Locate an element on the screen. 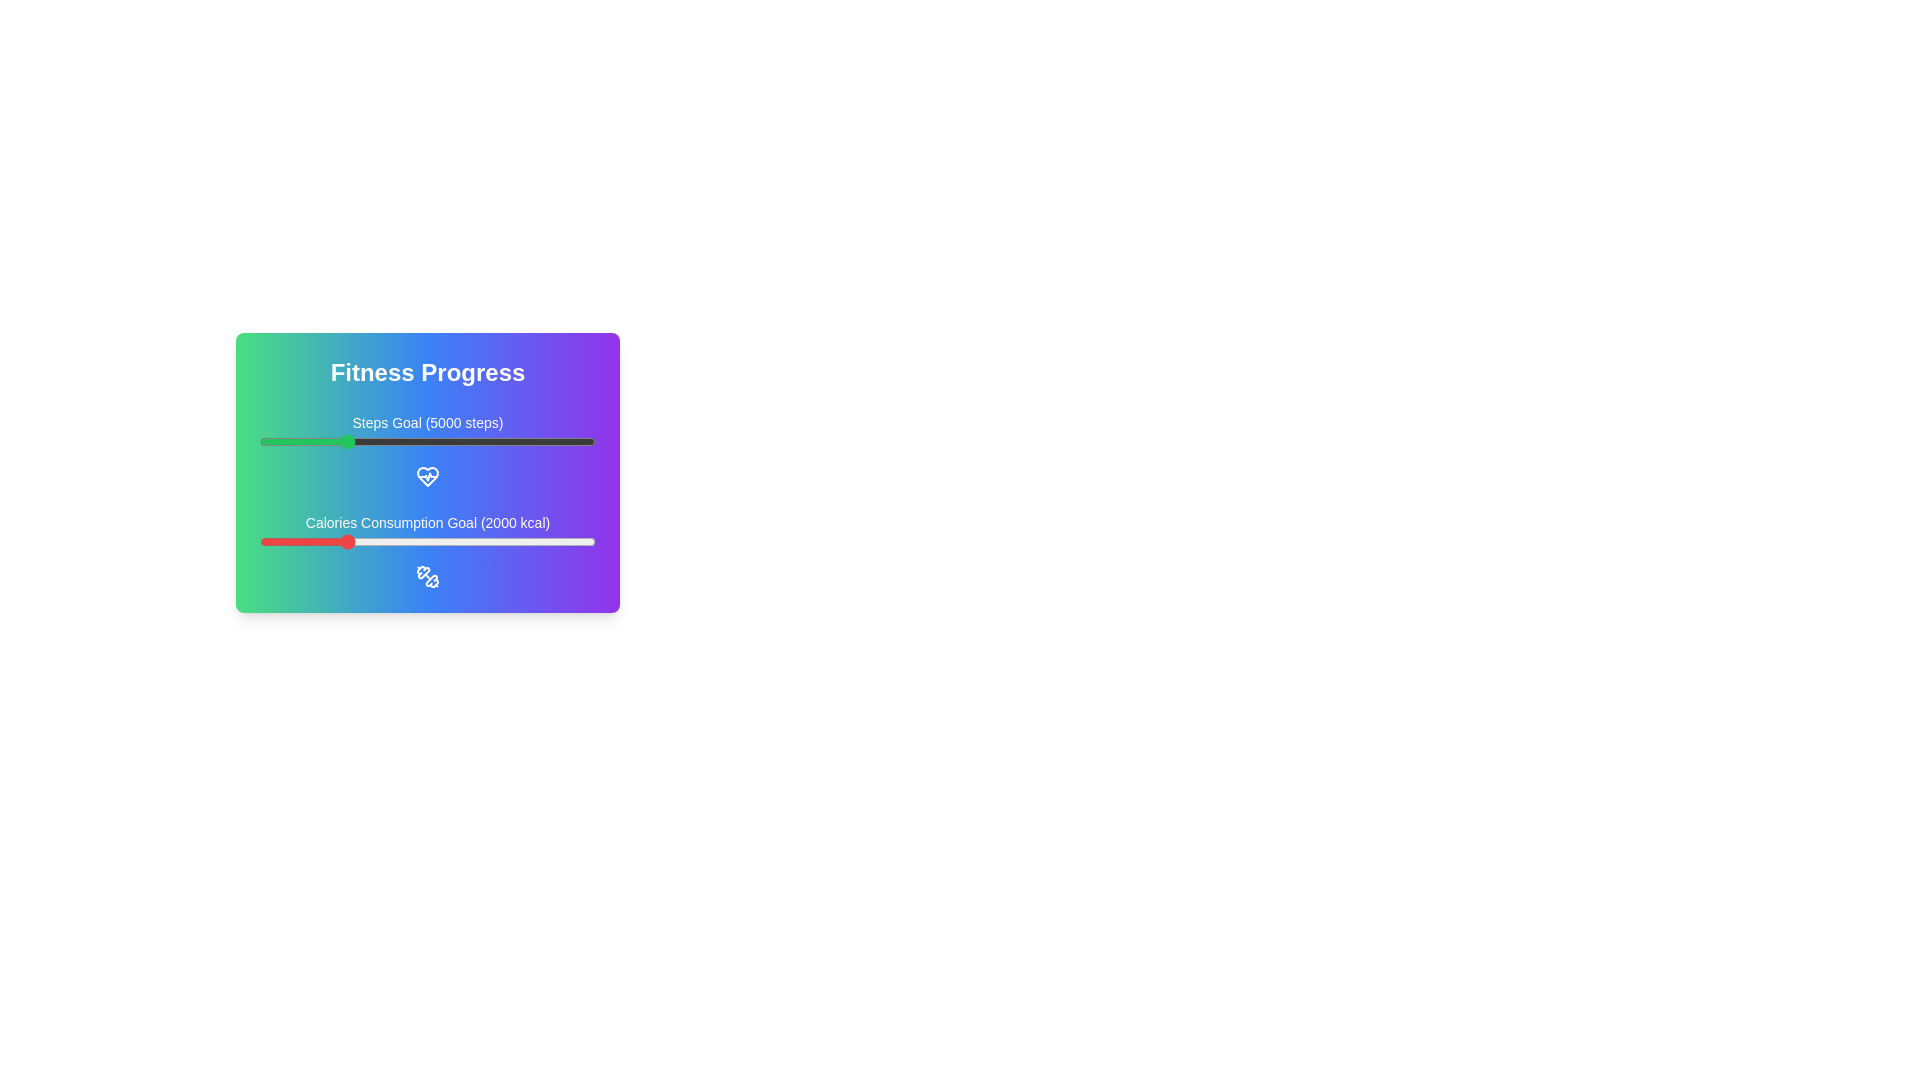 This screenshot has height=1080, width=1920. the calories goal is located at coordinates (523, 542).